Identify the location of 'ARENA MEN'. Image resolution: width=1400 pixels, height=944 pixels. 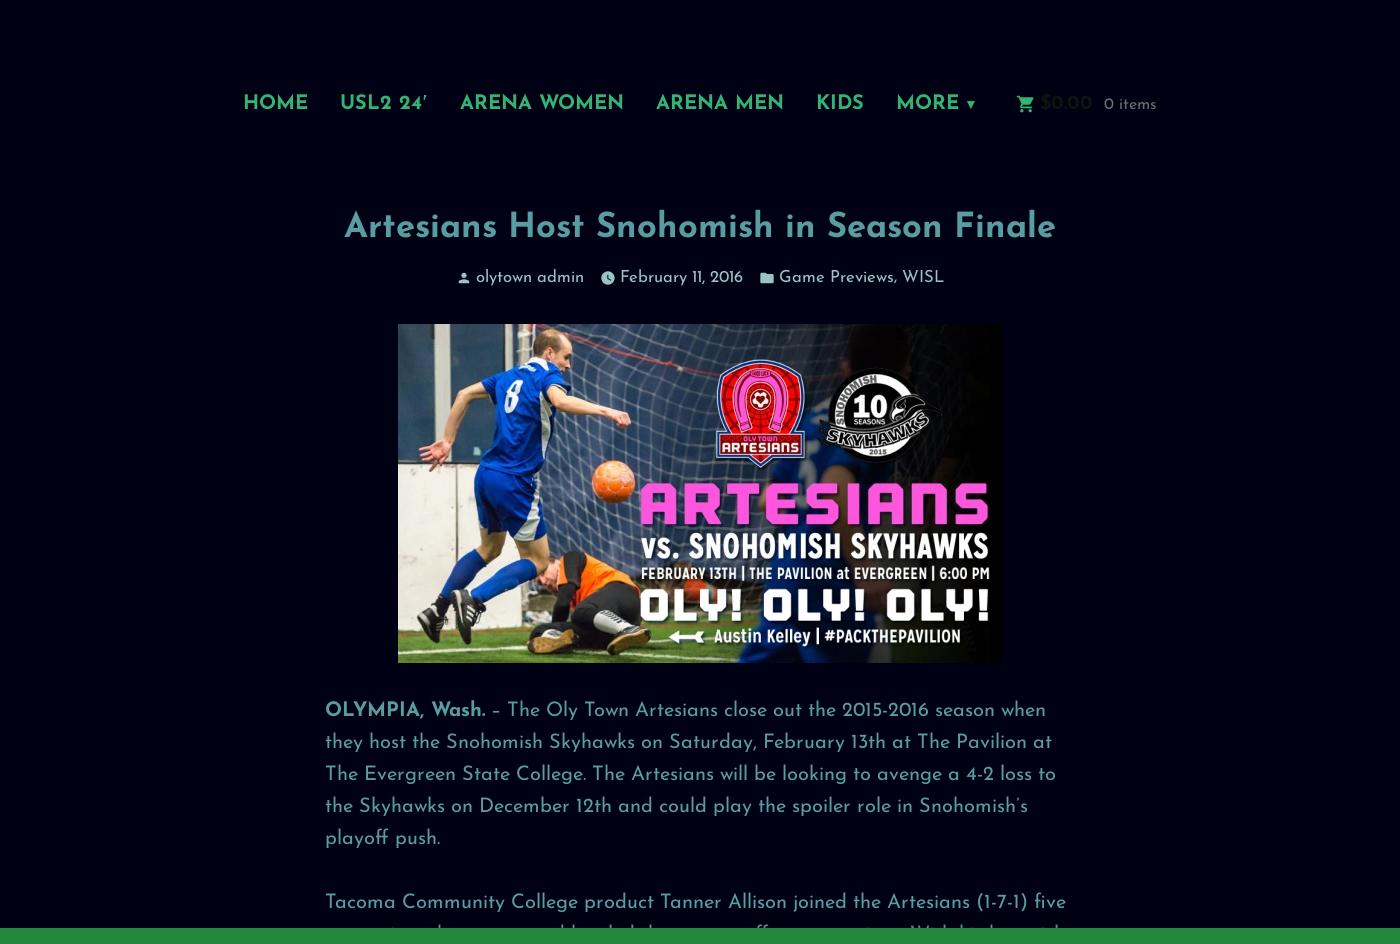
(719, 101).